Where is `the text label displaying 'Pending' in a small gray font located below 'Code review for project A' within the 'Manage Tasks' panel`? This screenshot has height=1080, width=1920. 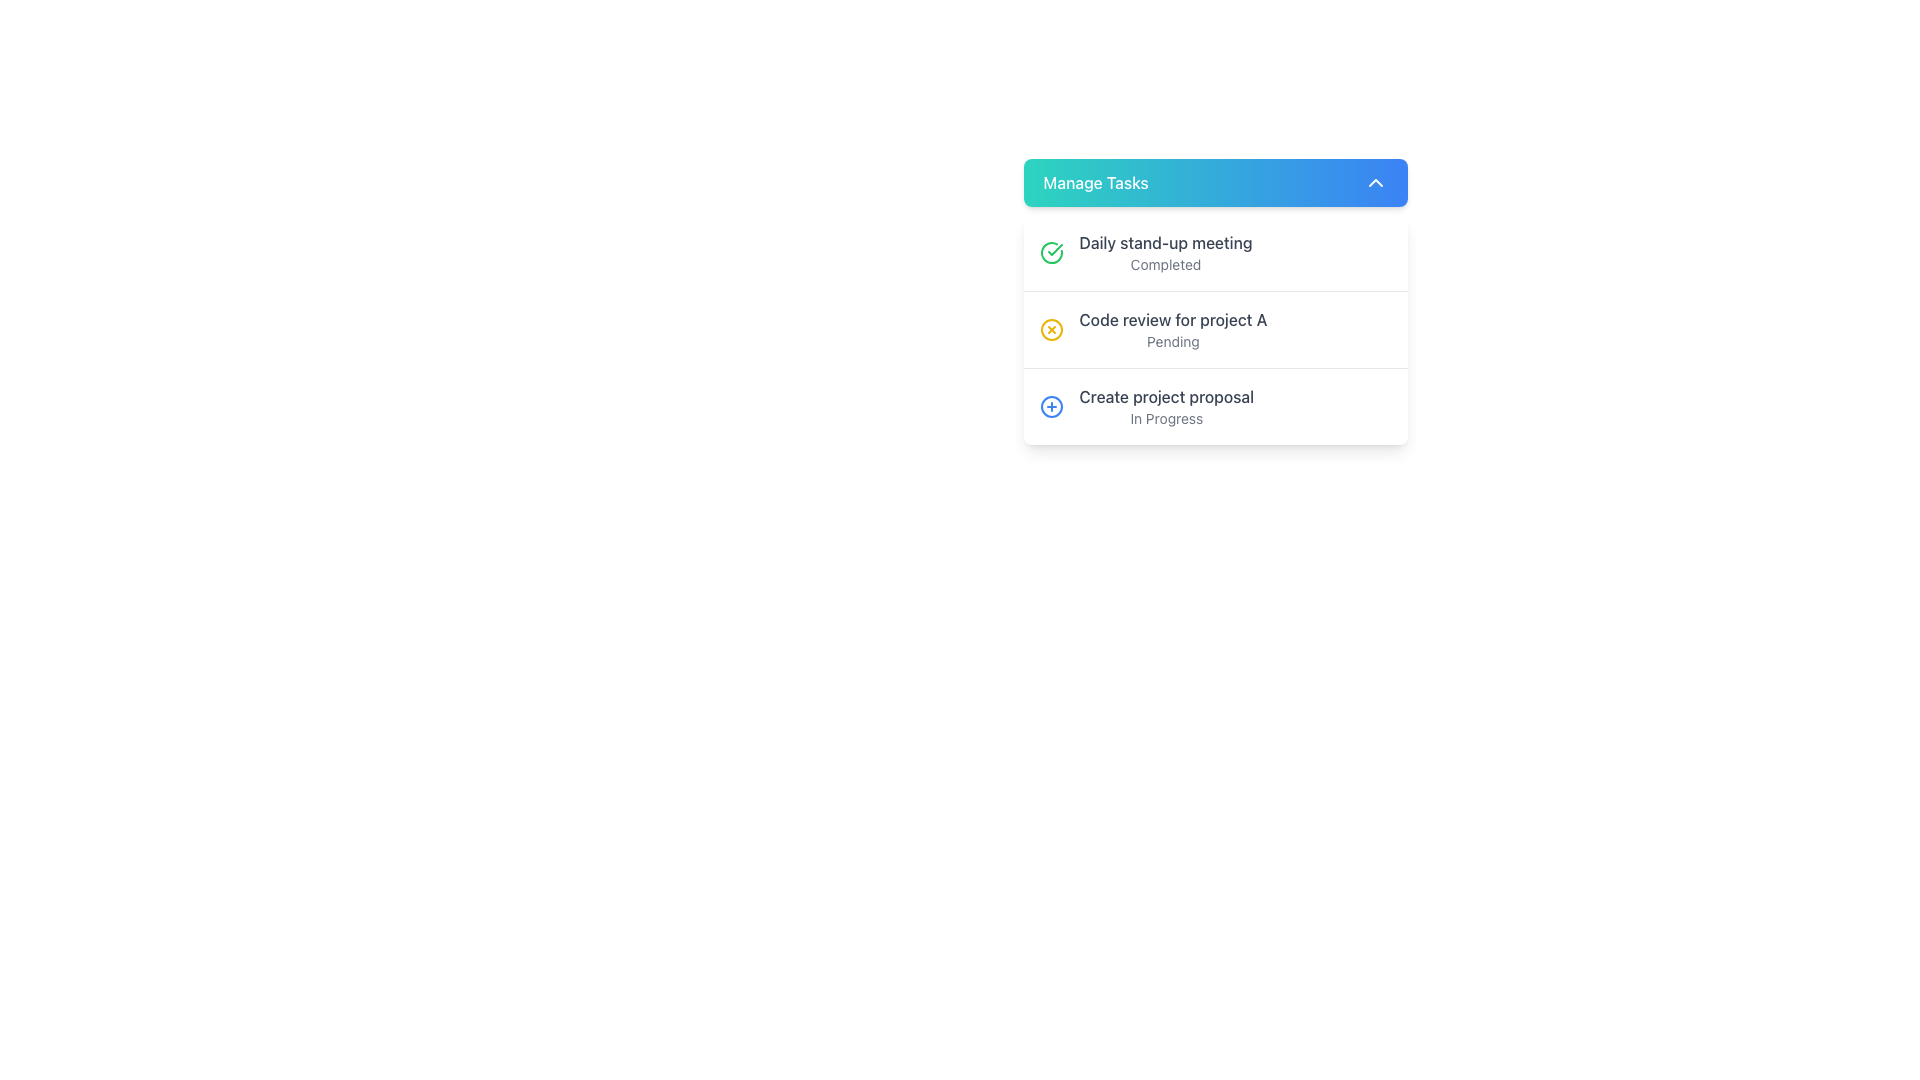
the text label displaying 'Pending' in a small gray font located below 'Code review for project A' within the 'Manage Tasks' panel is located at coordinates (1173, 341).